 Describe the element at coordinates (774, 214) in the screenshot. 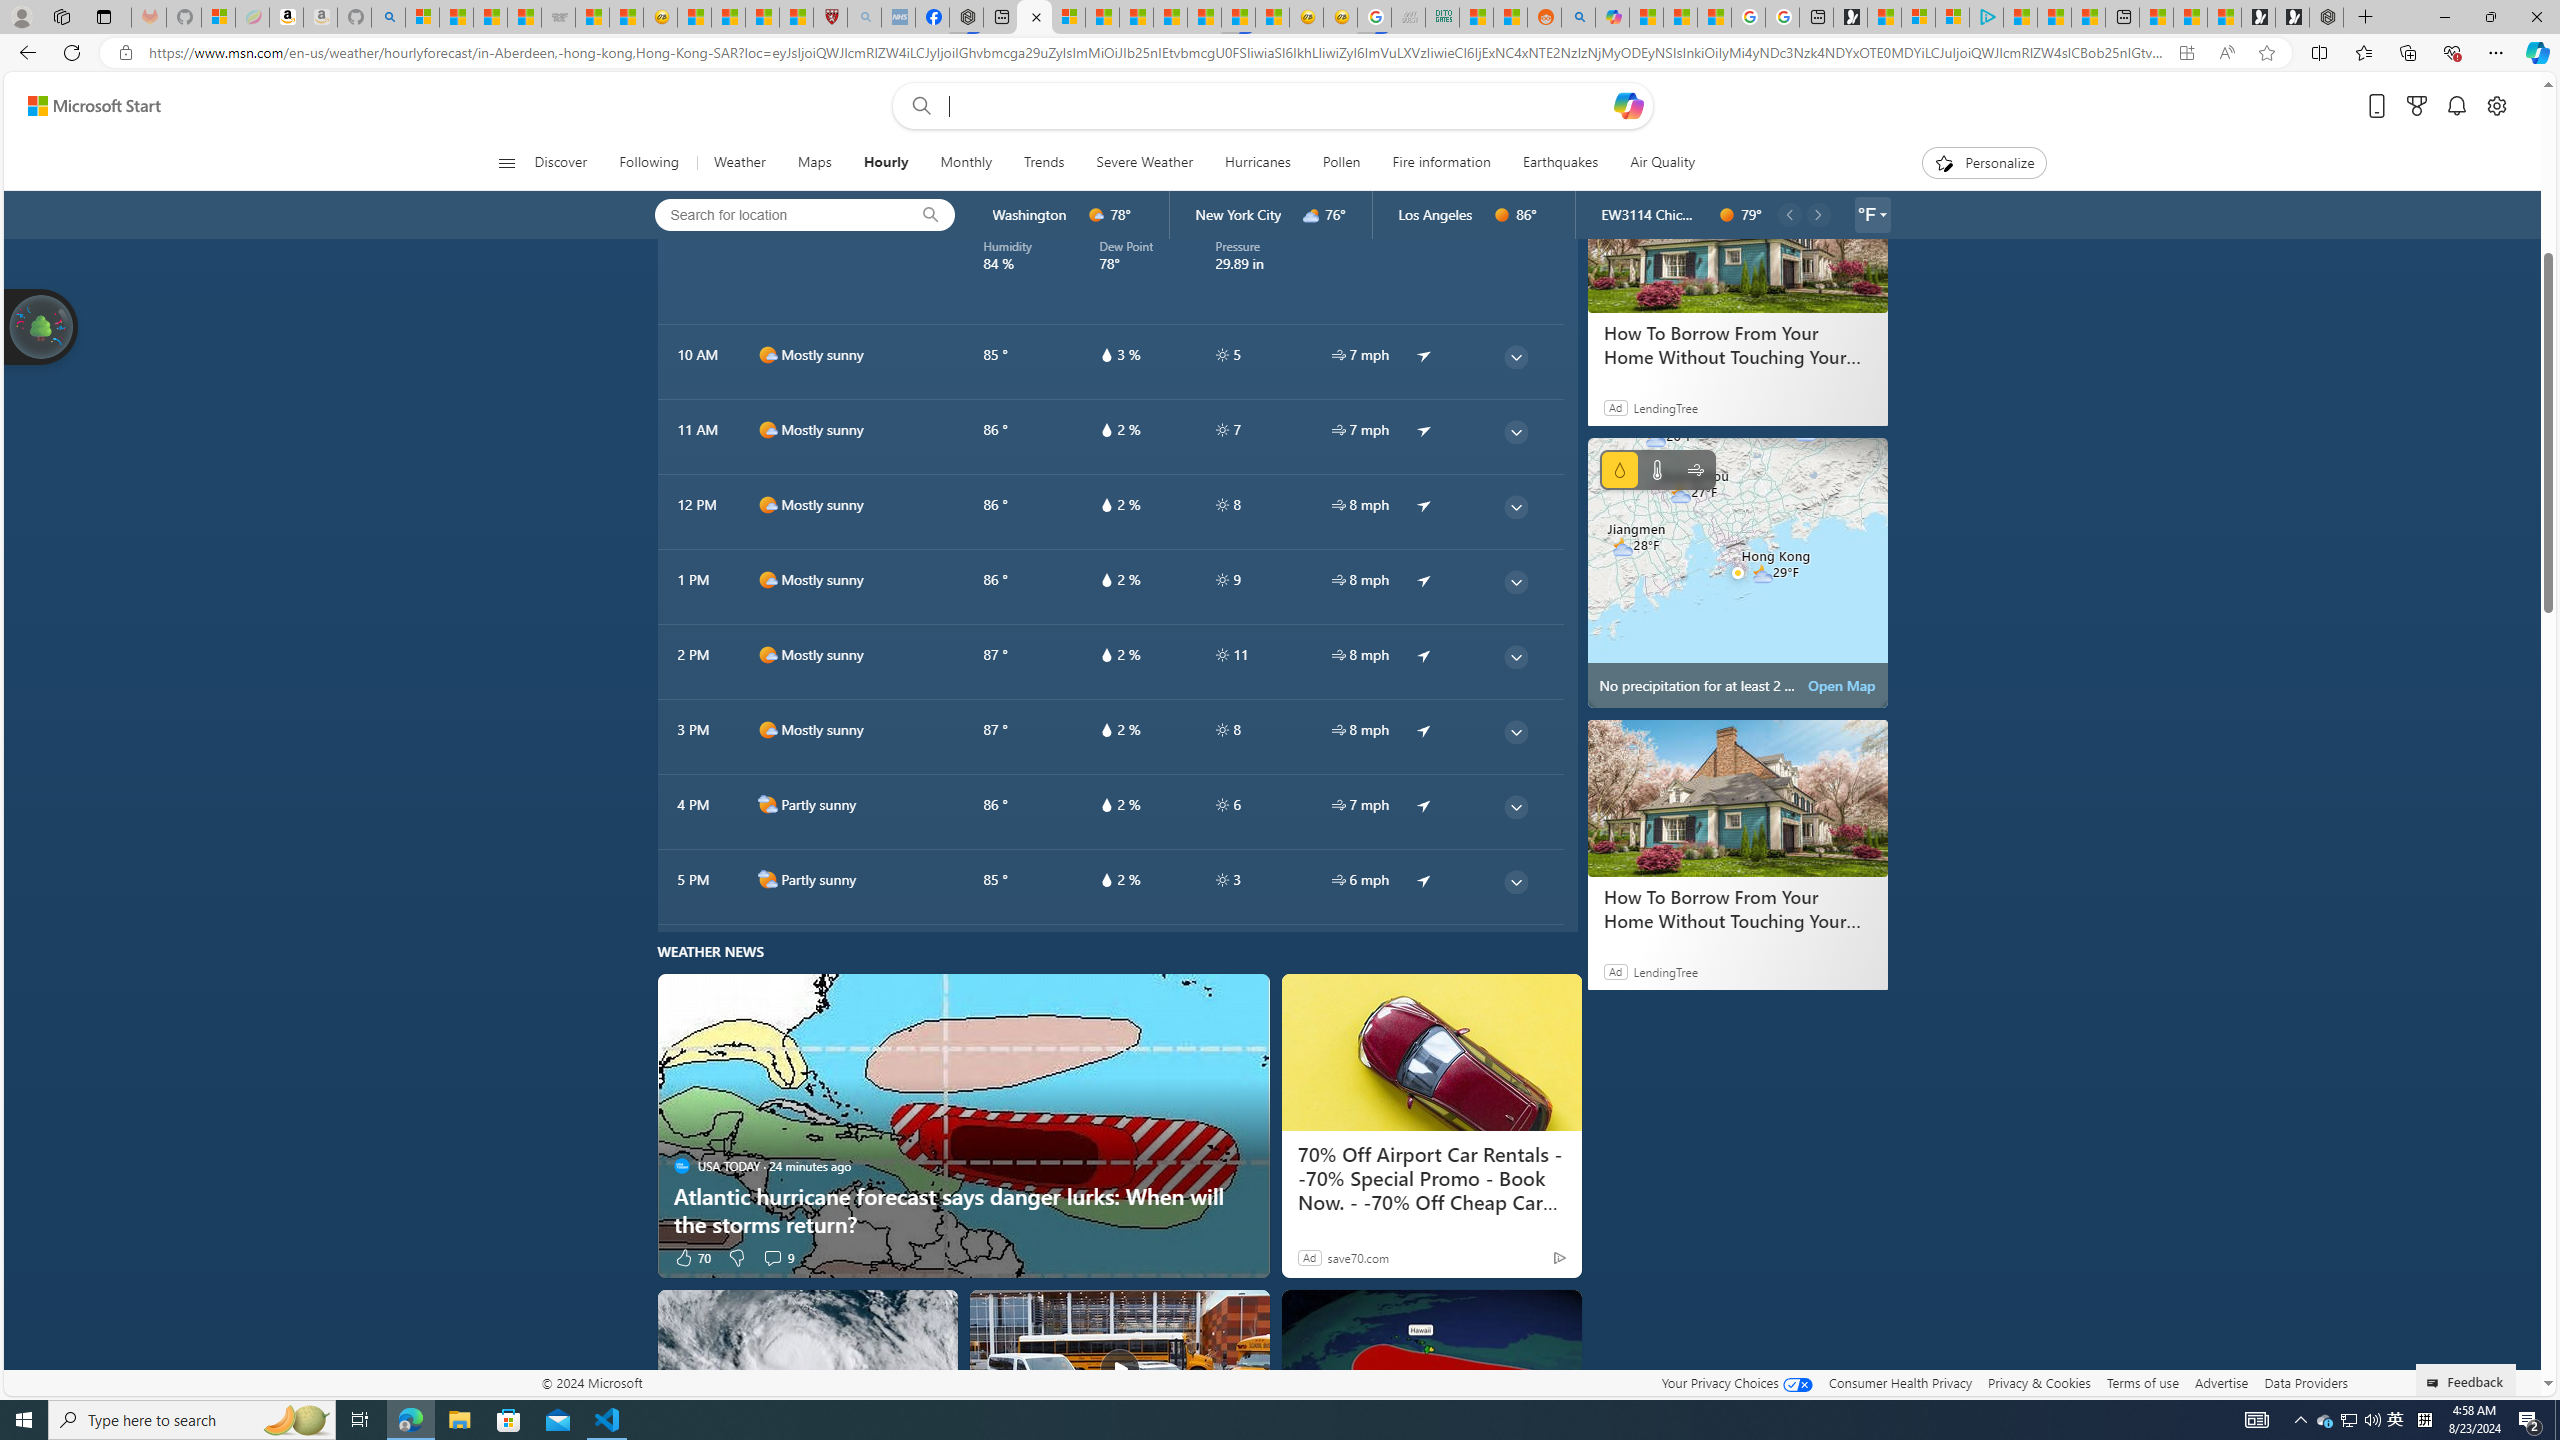

I see `'Search for location'` at that location.